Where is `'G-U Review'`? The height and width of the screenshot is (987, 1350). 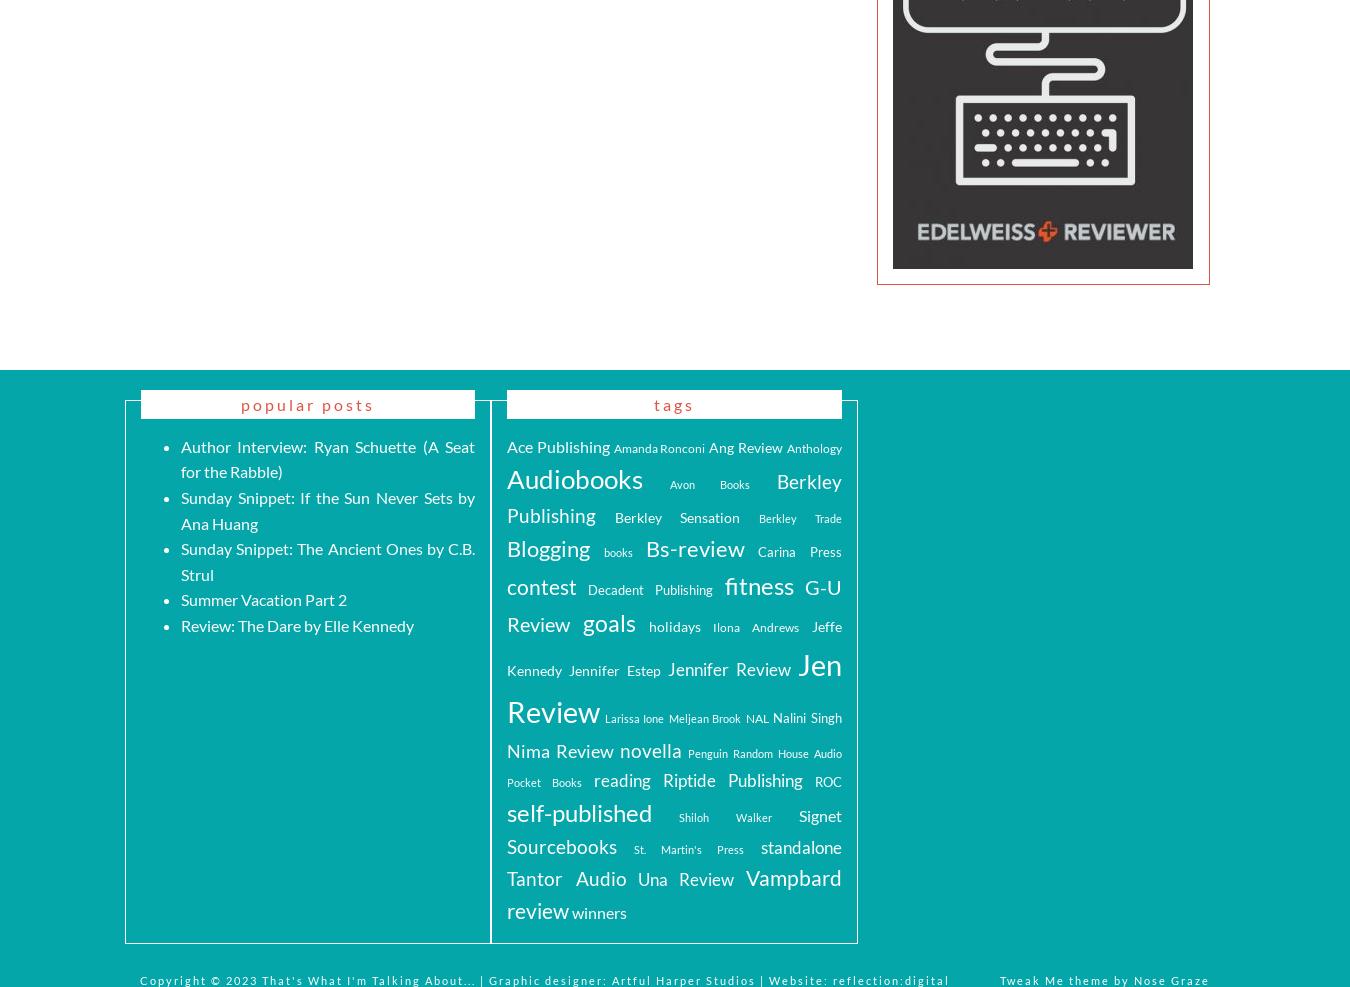
'G-U Review' is located at coordinates (674, 604).